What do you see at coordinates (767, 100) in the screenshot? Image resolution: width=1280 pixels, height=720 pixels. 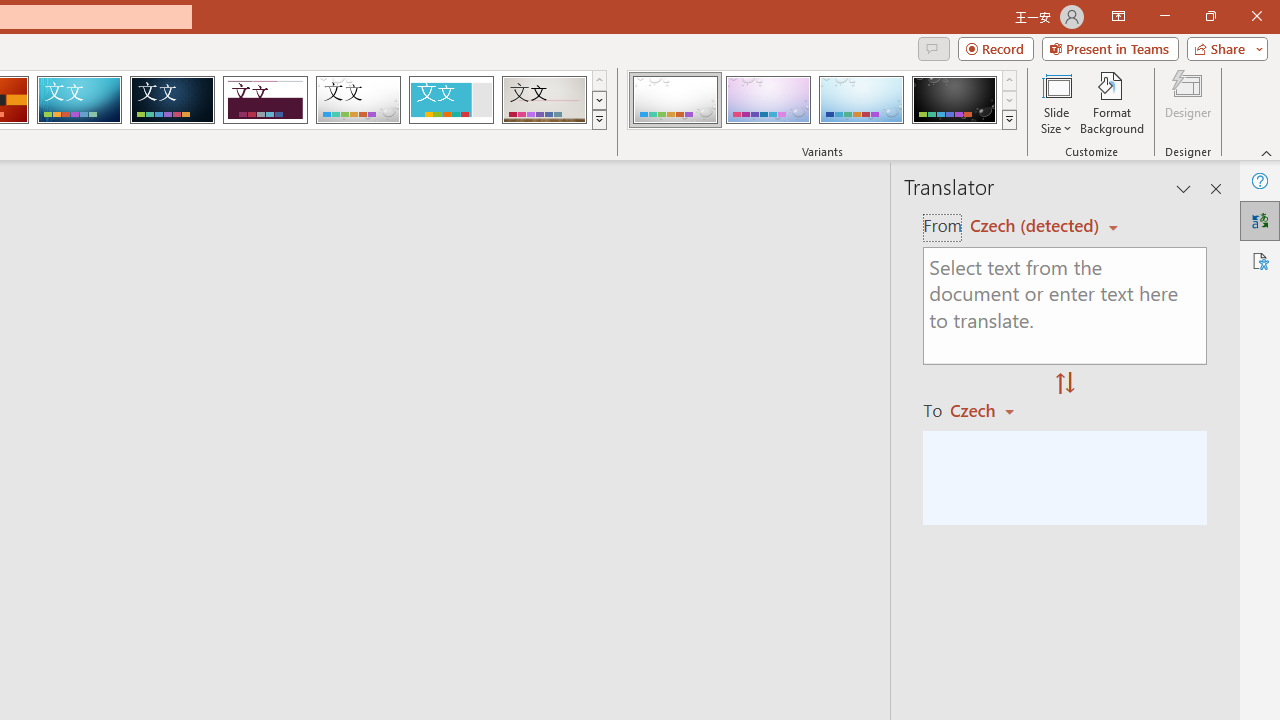 I see `'Droplet Variant 2'` at bounding box center [767, 100].